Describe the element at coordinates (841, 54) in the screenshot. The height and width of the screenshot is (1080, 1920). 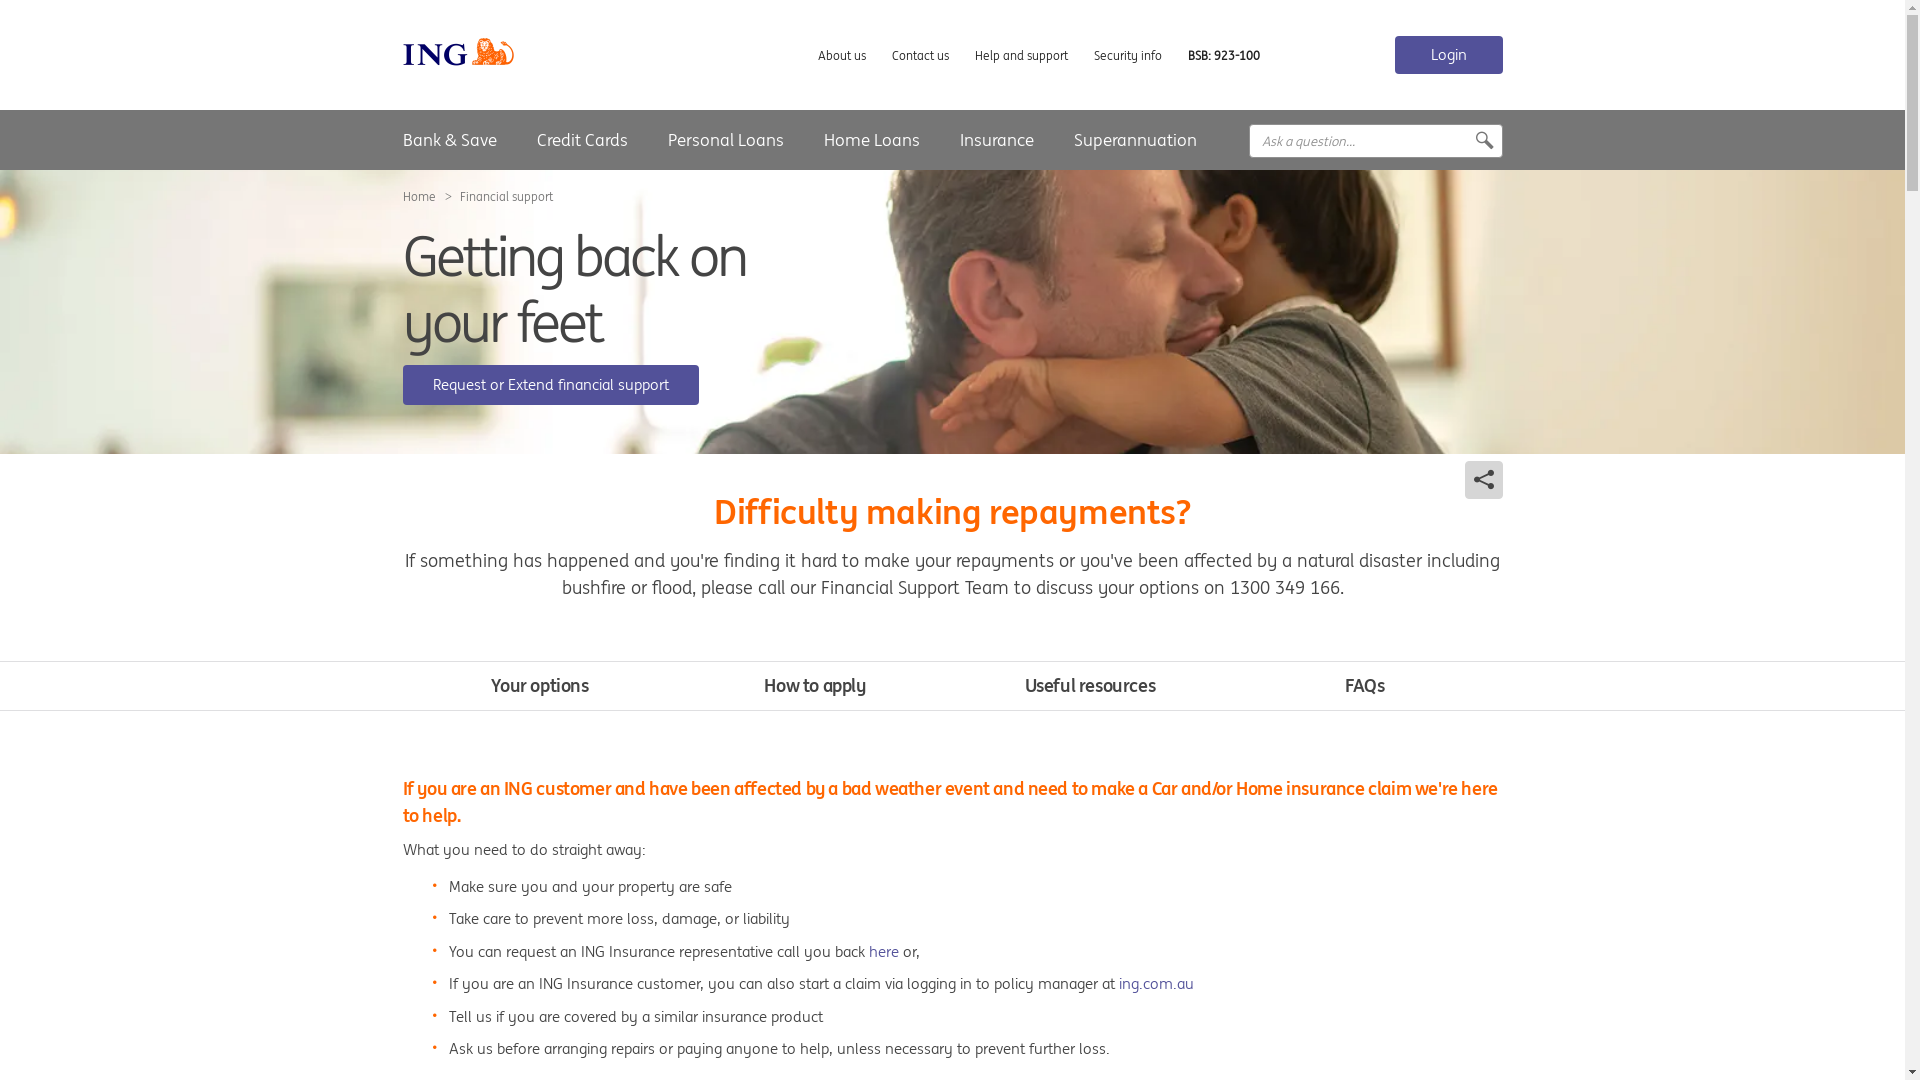
I see `'About us'` at that location.